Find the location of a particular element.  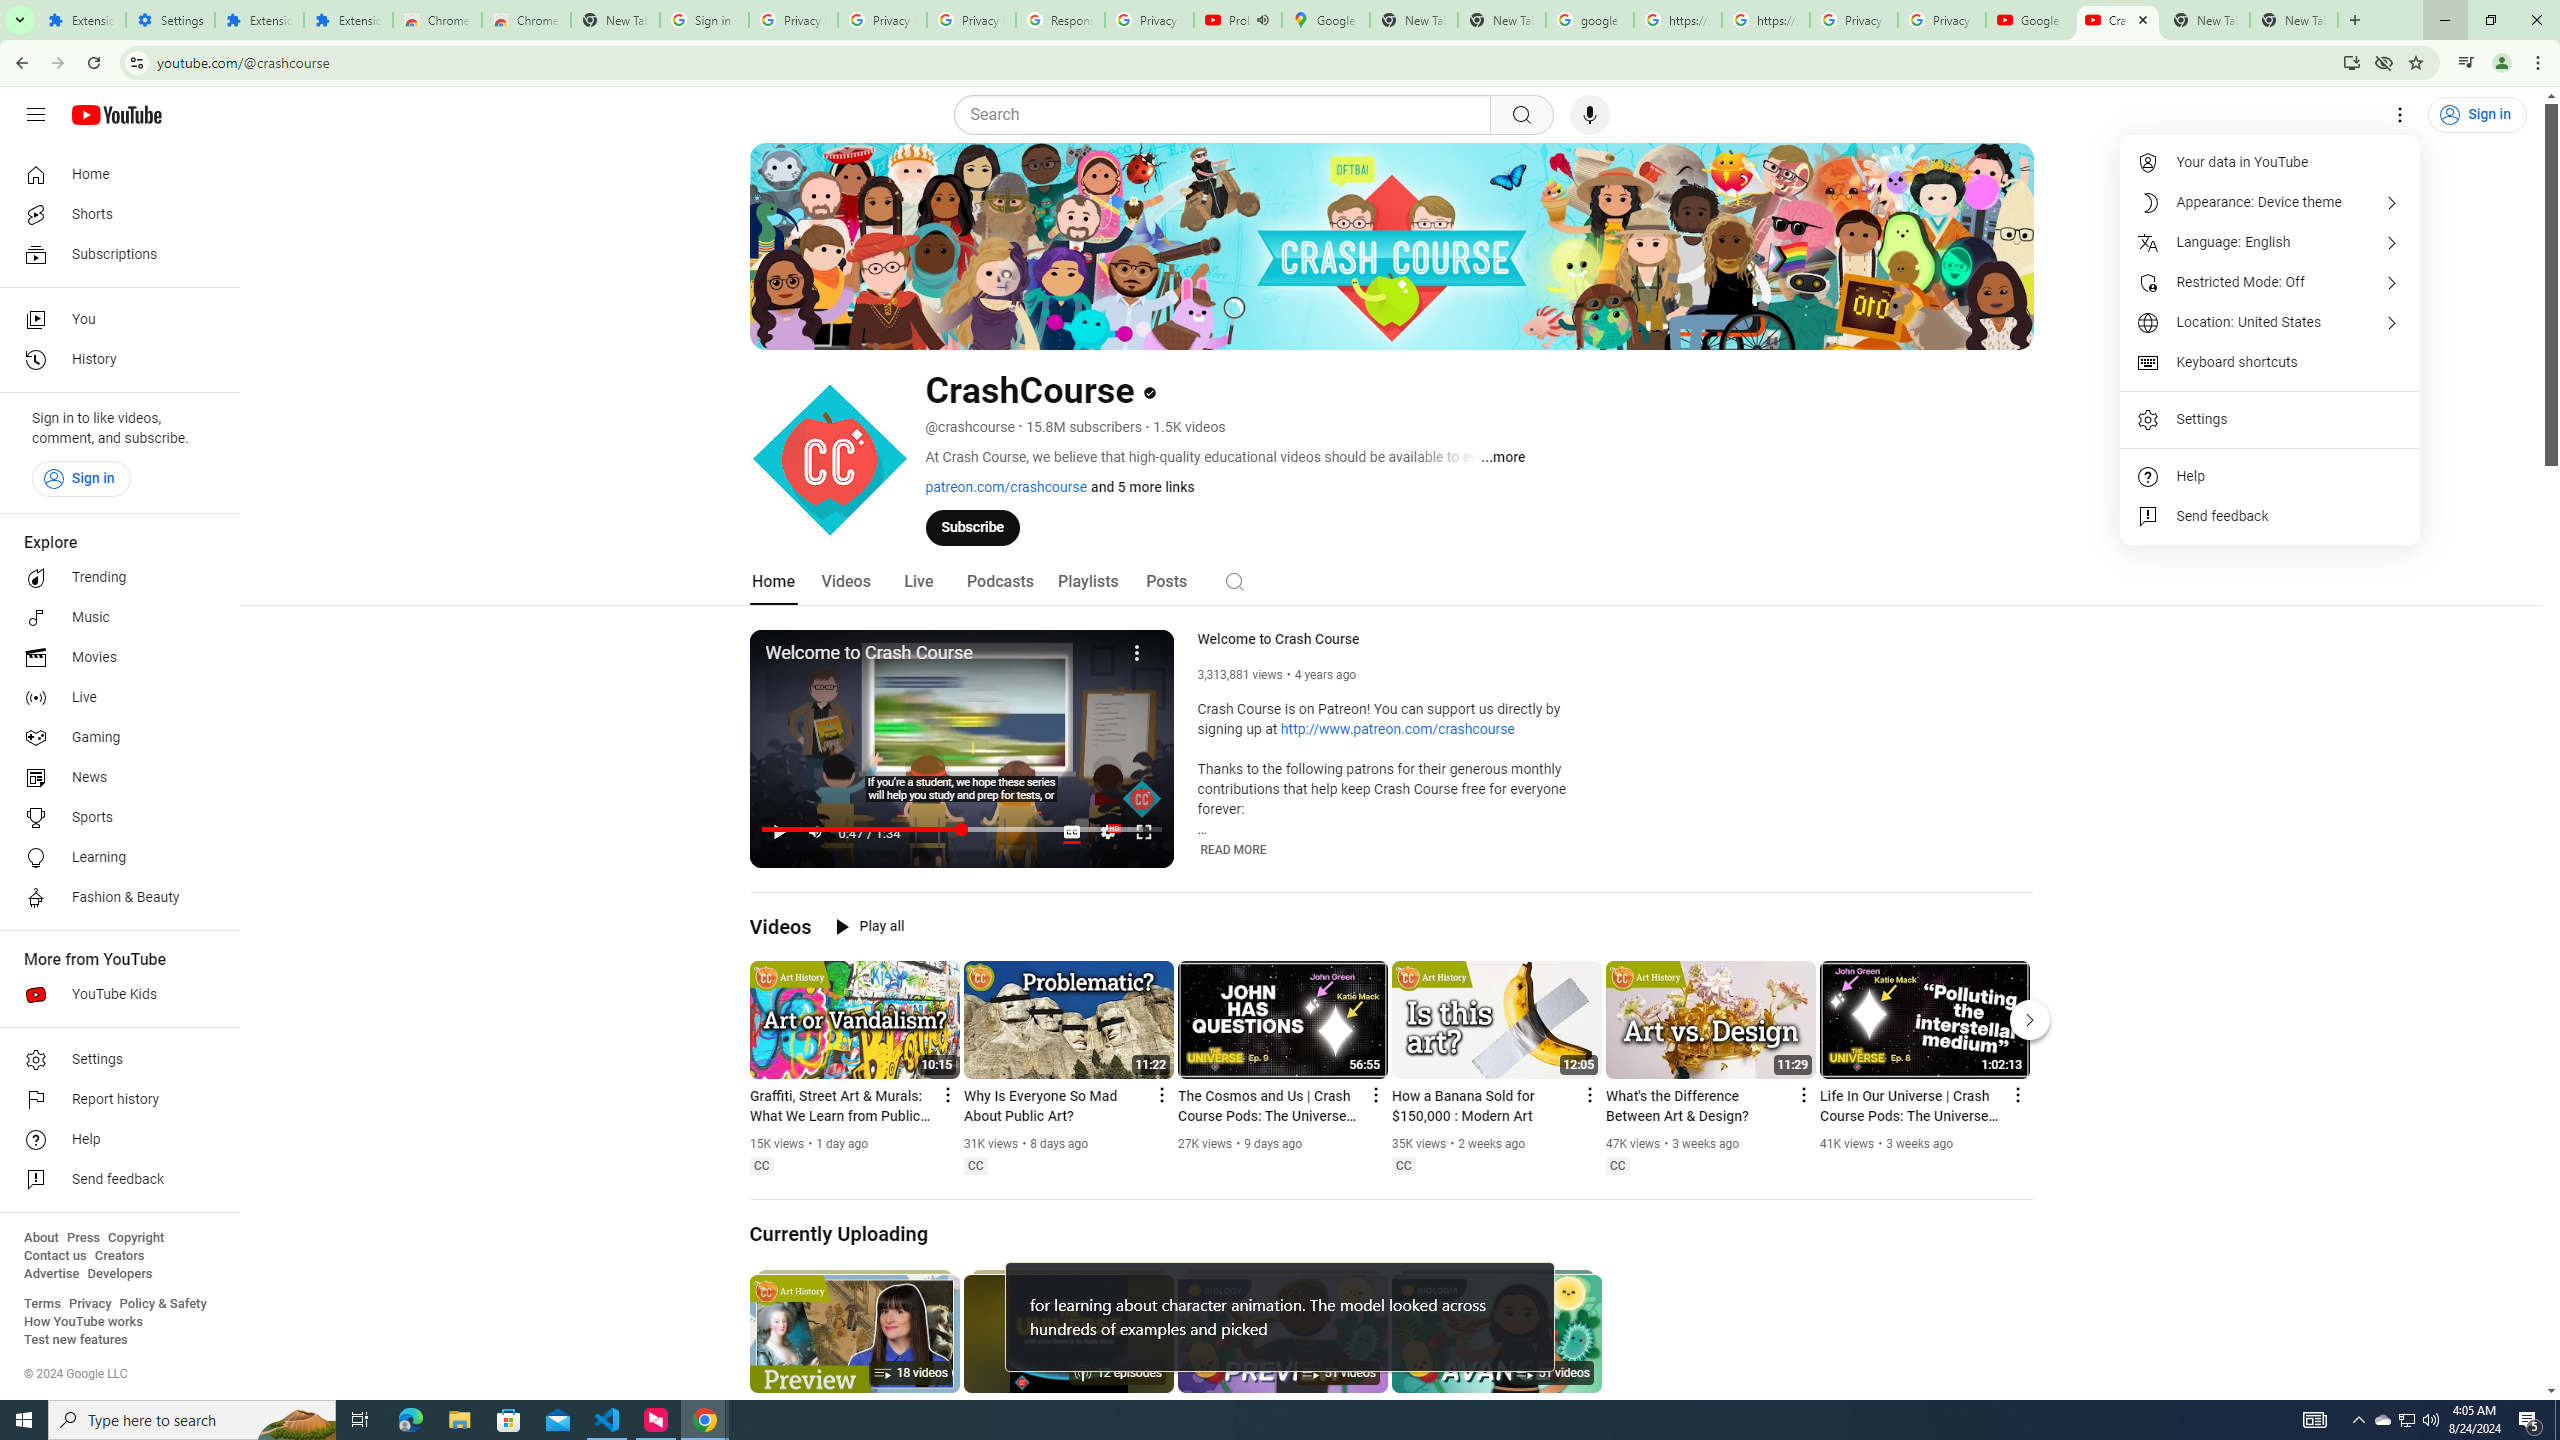

'Videos' is located at coordinates (845, 581).